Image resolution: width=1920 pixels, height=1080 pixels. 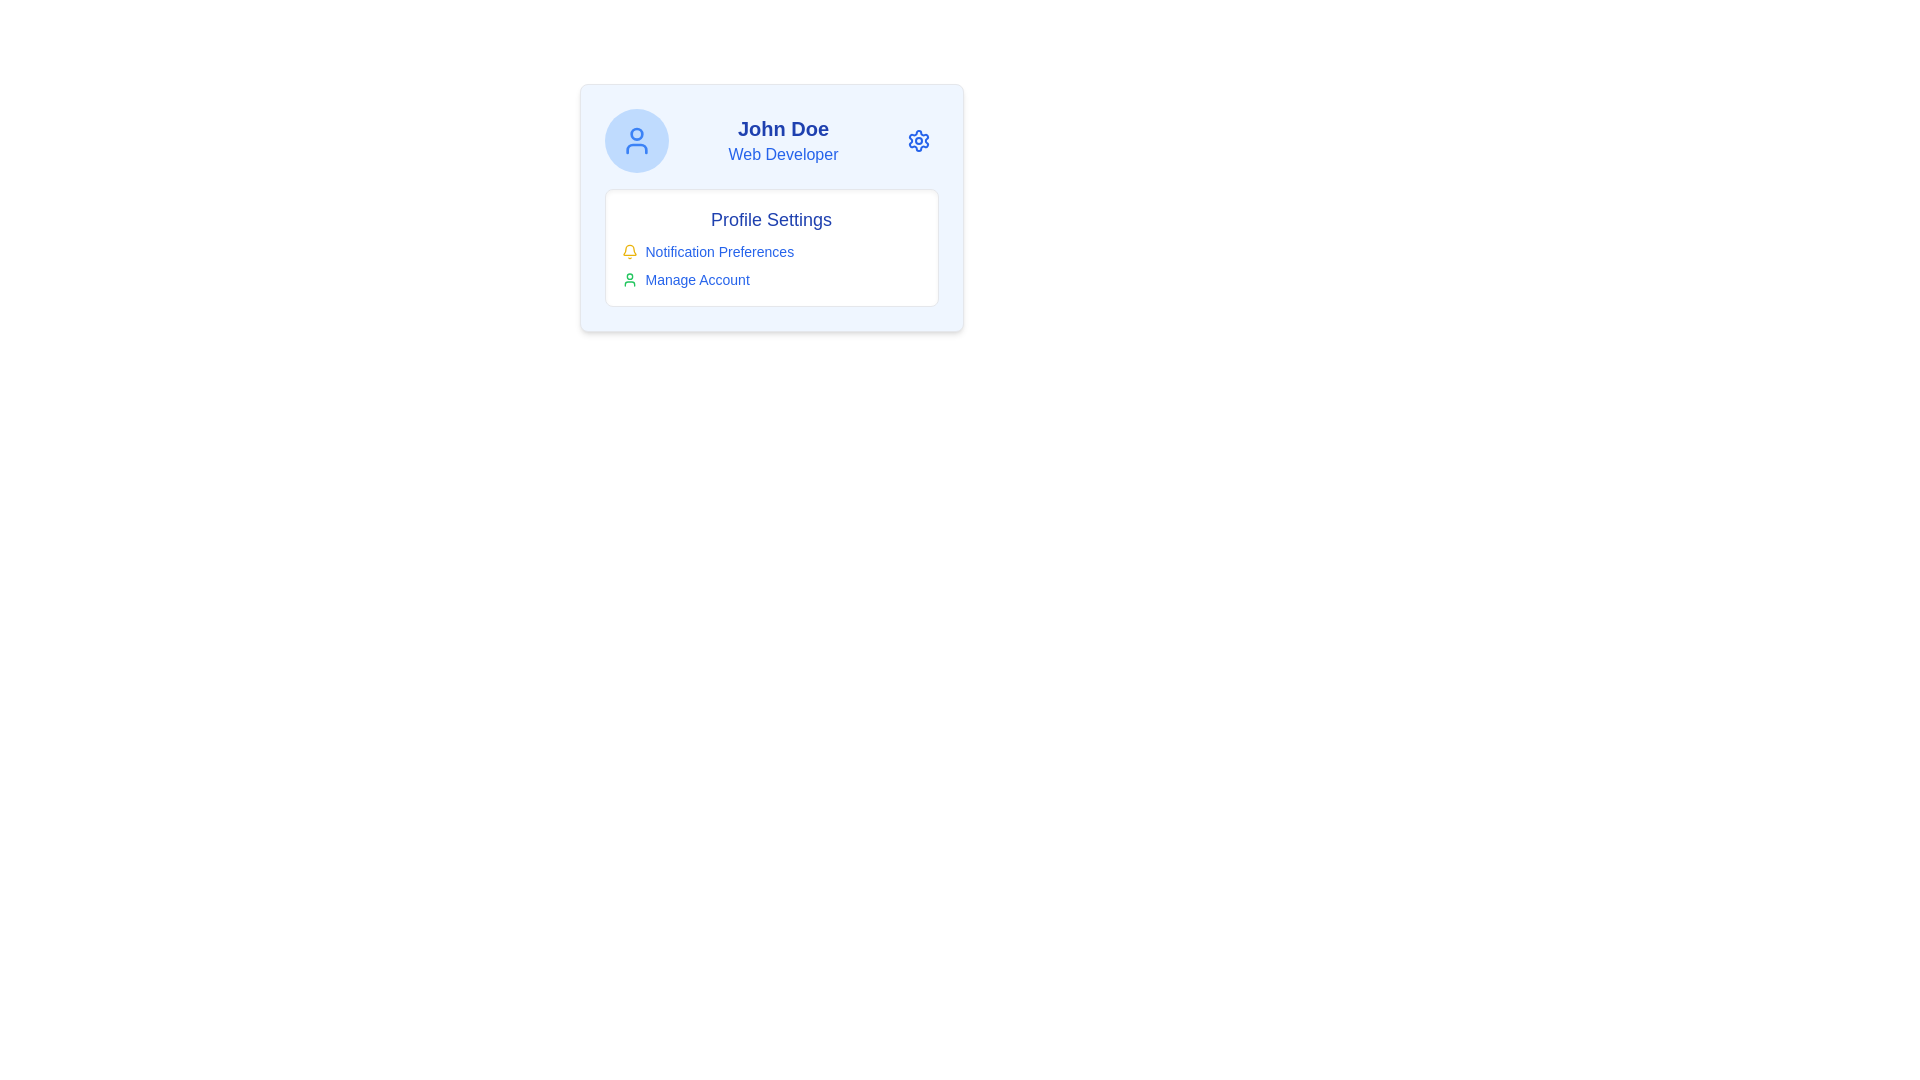 What do you see at coordinates (635, 134) in the screenshot?
I see `the user profile graphic icon located at the center of the blue circular area to the left of the text 'John Doe'` at bounding box center [635, 134].